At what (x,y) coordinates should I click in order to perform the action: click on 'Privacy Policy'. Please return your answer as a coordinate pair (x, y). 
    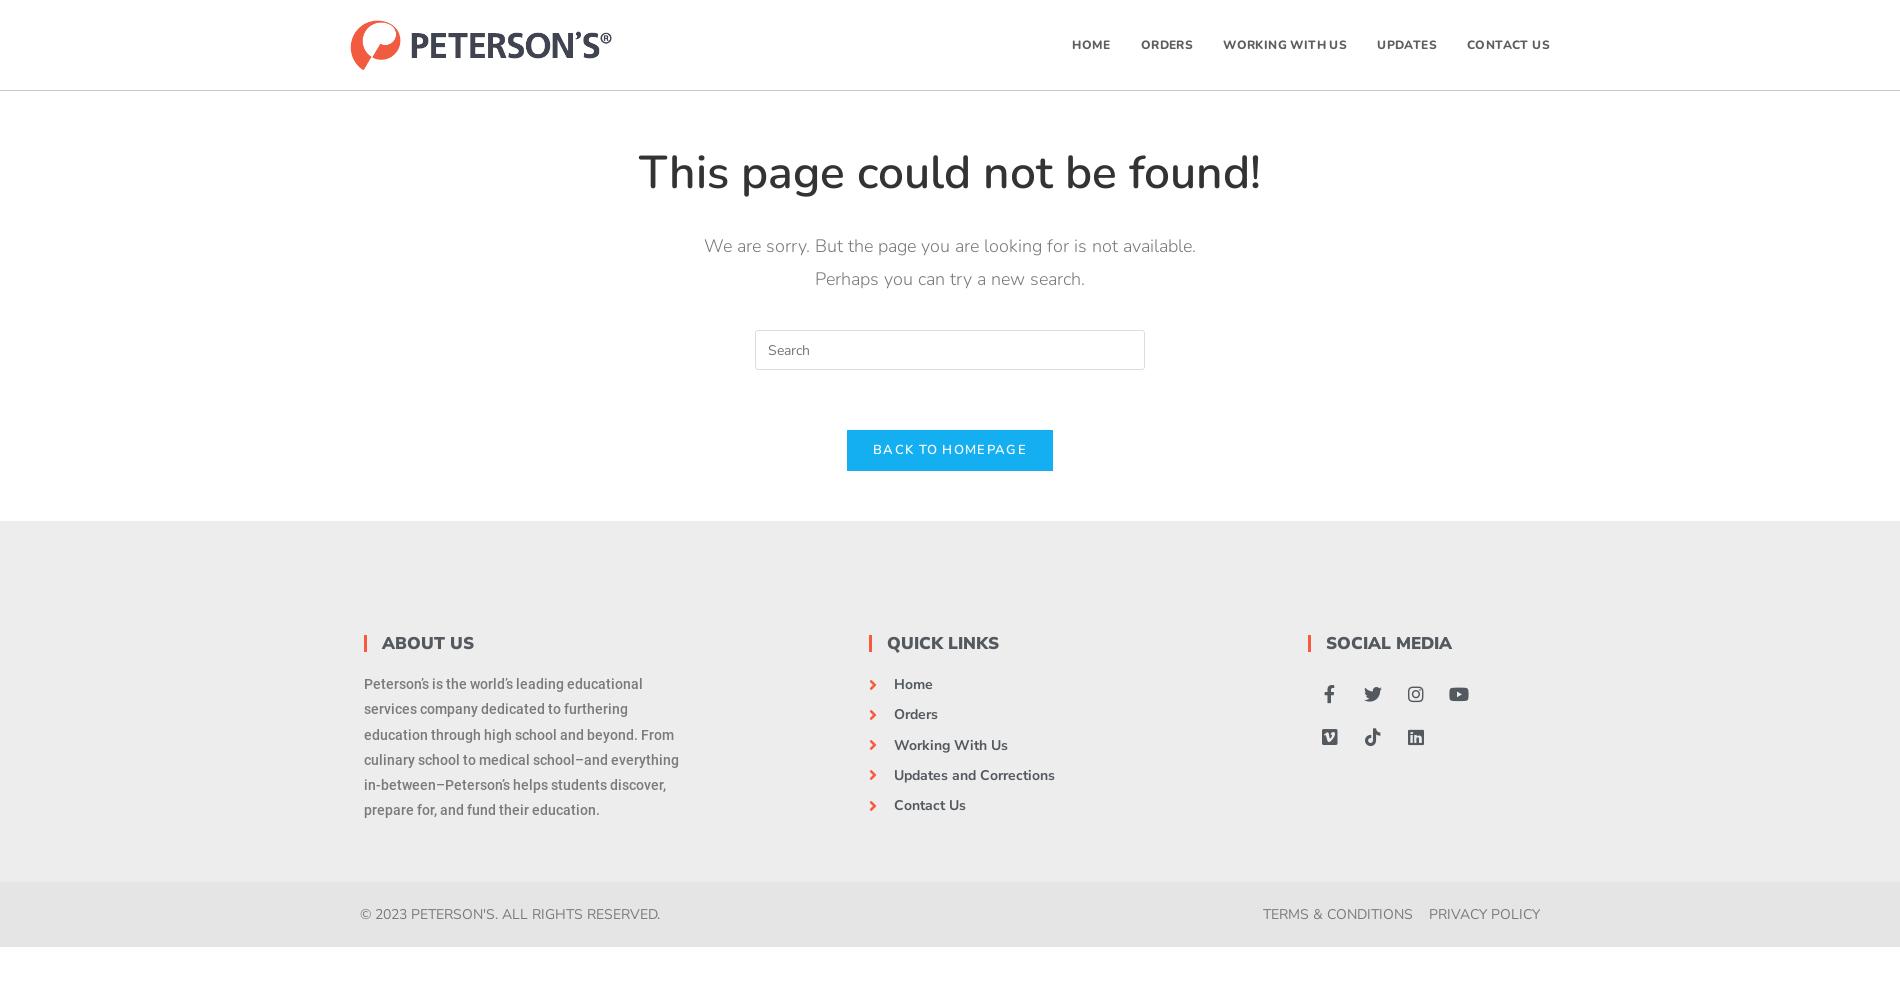
    Looking at the image, I should click on (1428, 914).